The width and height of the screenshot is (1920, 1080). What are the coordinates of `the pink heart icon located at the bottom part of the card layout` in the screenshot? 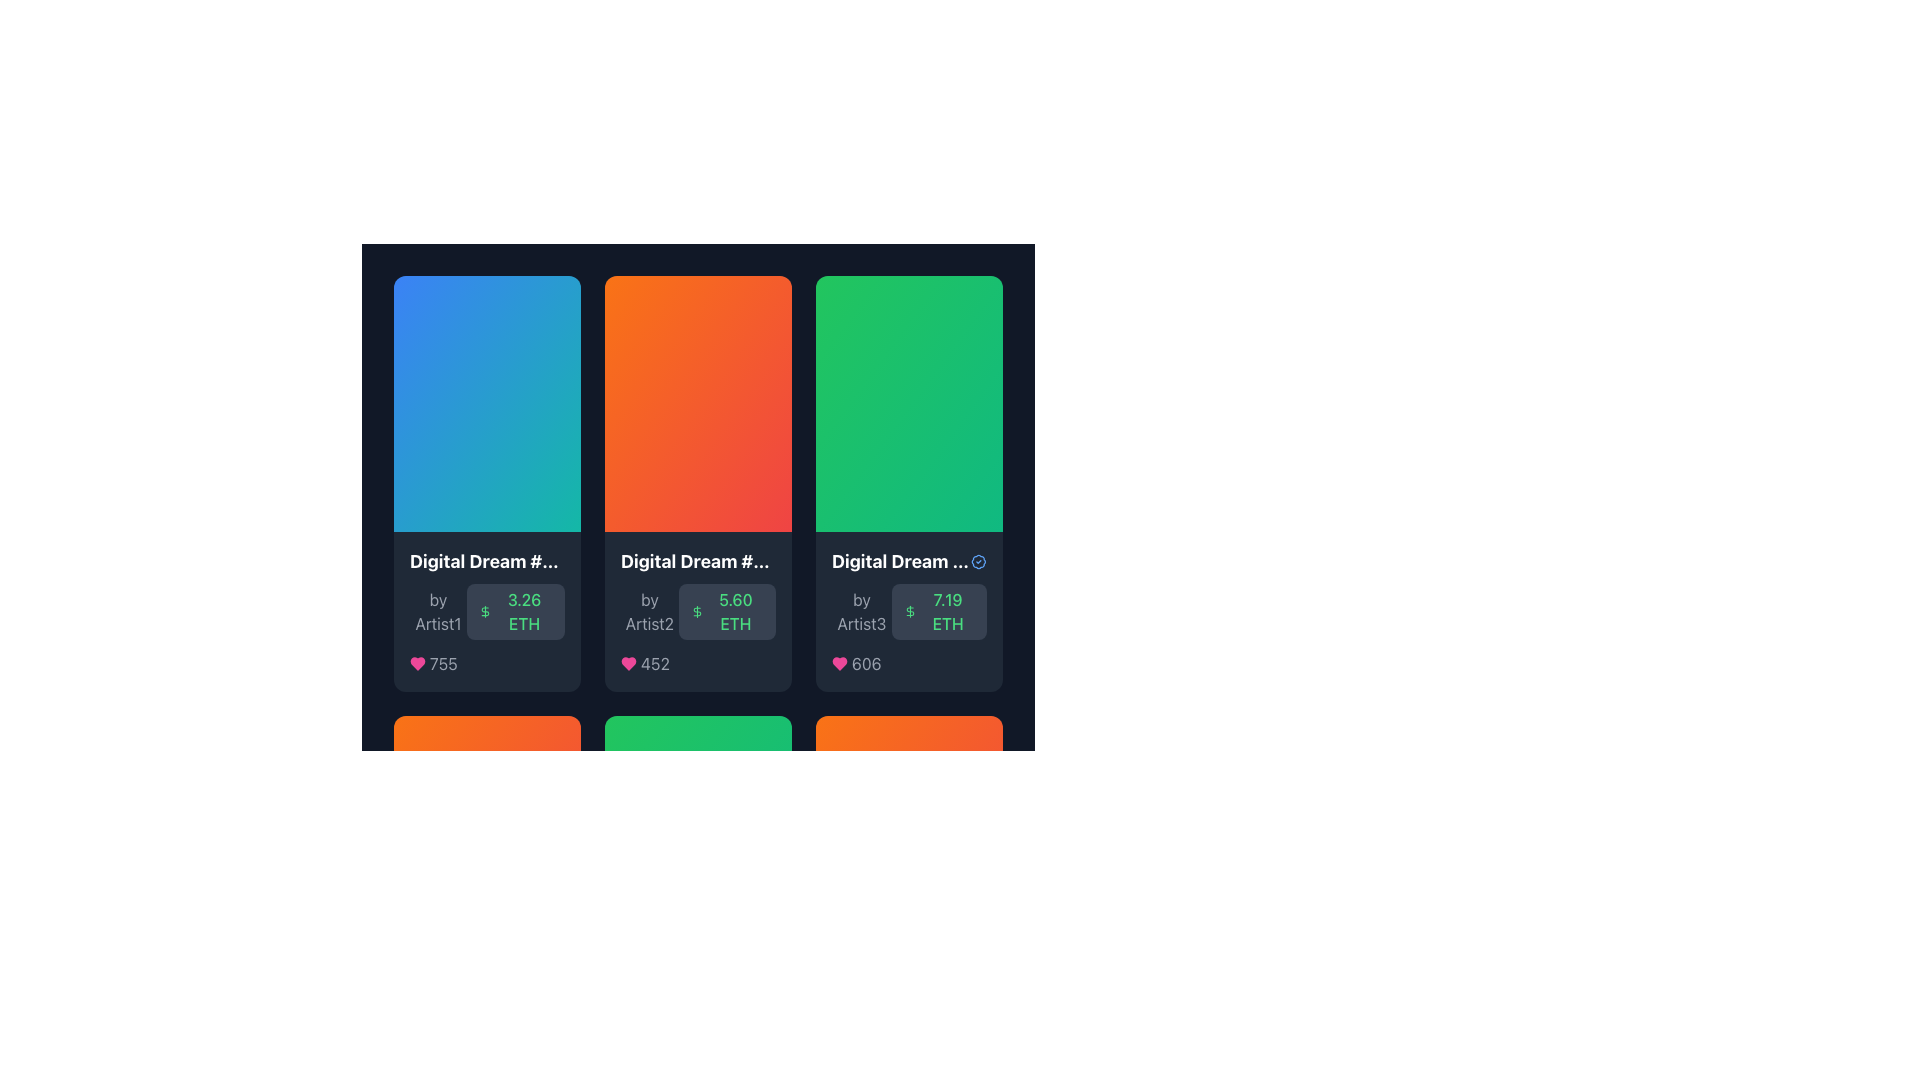 It's located at (840, 663).